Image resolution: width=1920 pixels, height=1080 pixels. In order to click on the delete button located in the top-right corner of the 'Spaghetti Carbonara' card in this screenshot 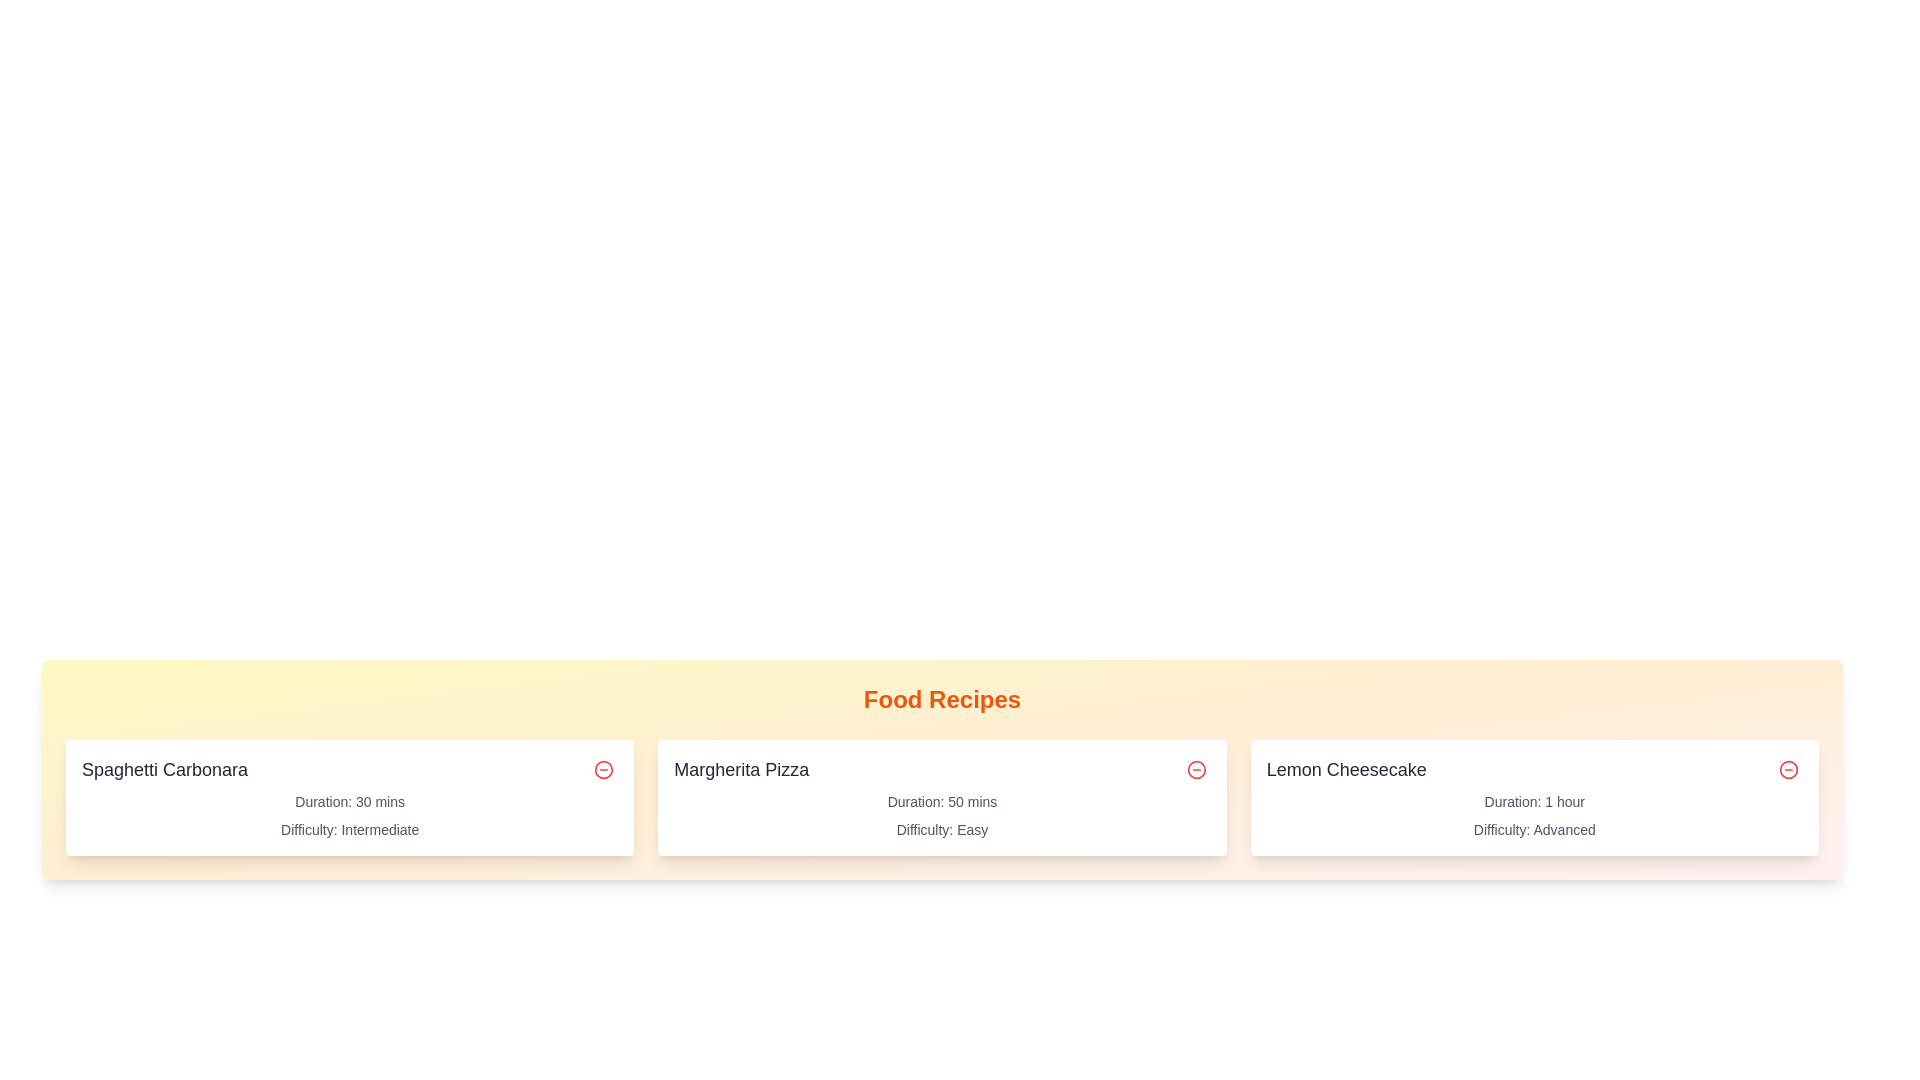, I will do `click(603, 769)`.